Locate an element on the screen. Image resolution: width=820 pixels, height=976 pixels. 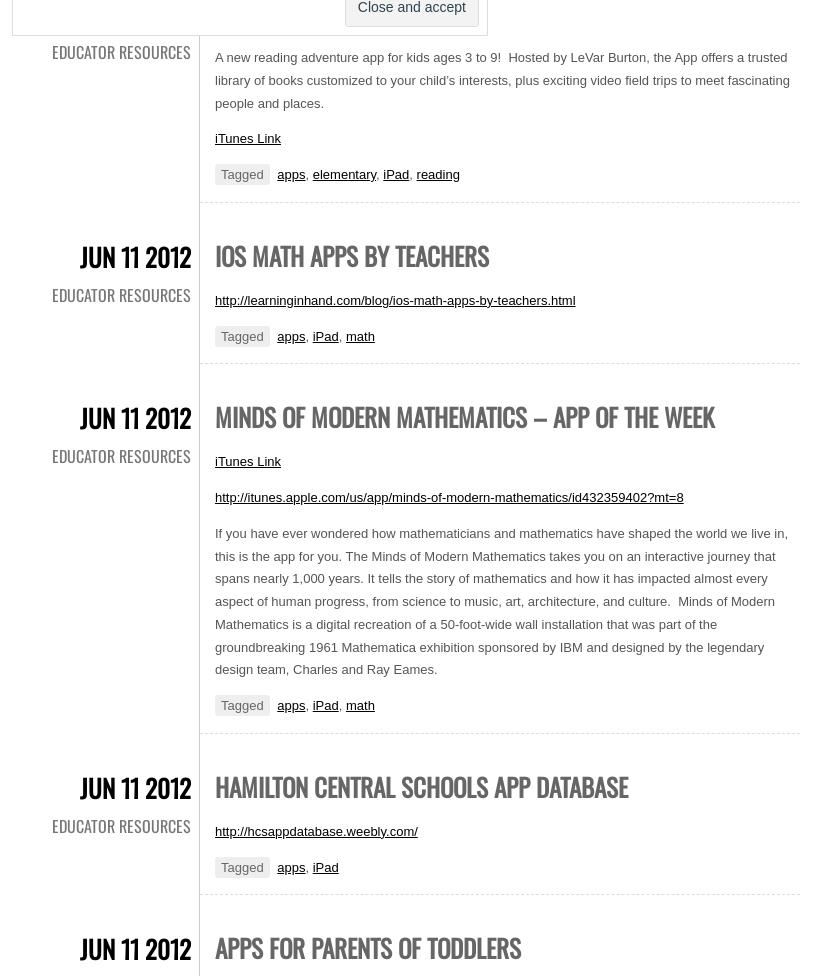
'http://itunes.apple.com/us/app/minds-of-modern-mathematics/id432359402?mt=8' is located at coordinates (214, 497).